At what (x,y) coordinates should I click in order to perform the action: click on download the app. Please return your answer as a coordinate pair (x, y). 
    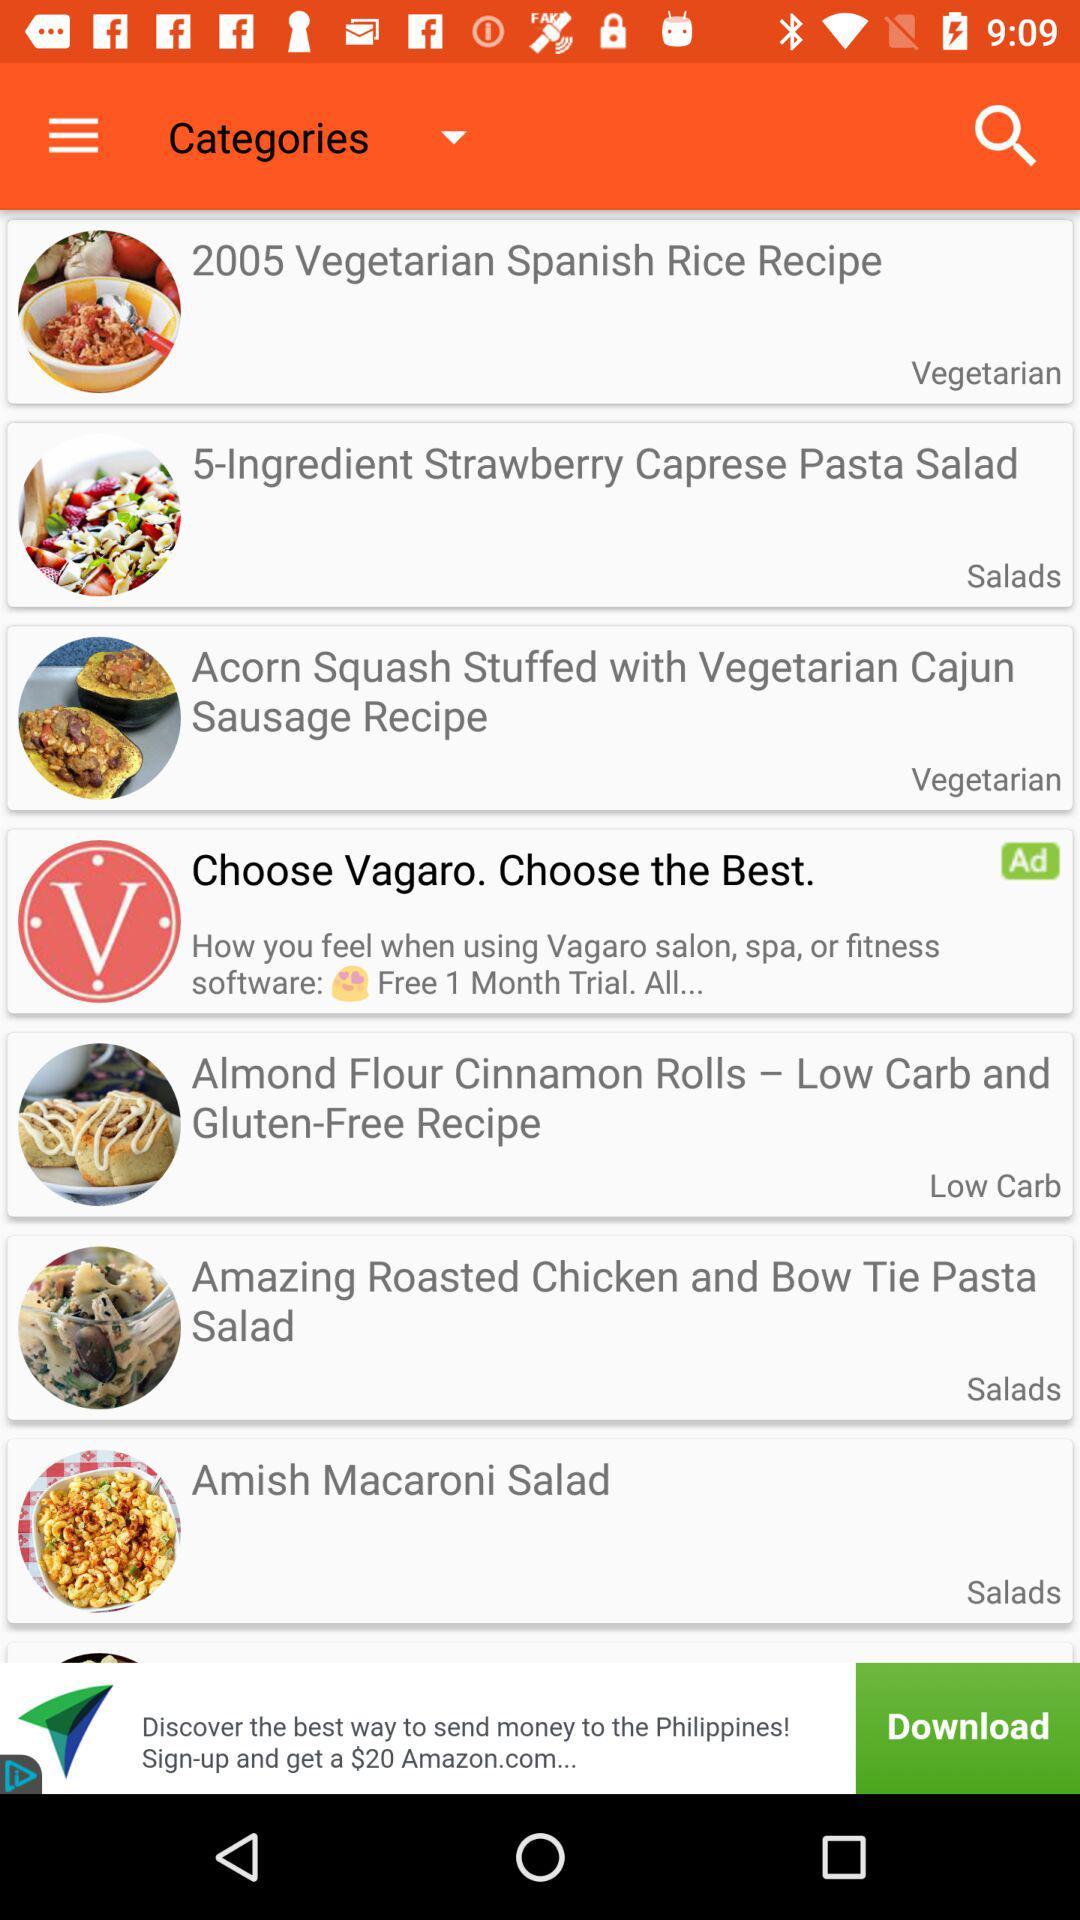
    Looking at the image, I should click on (540, 1701).